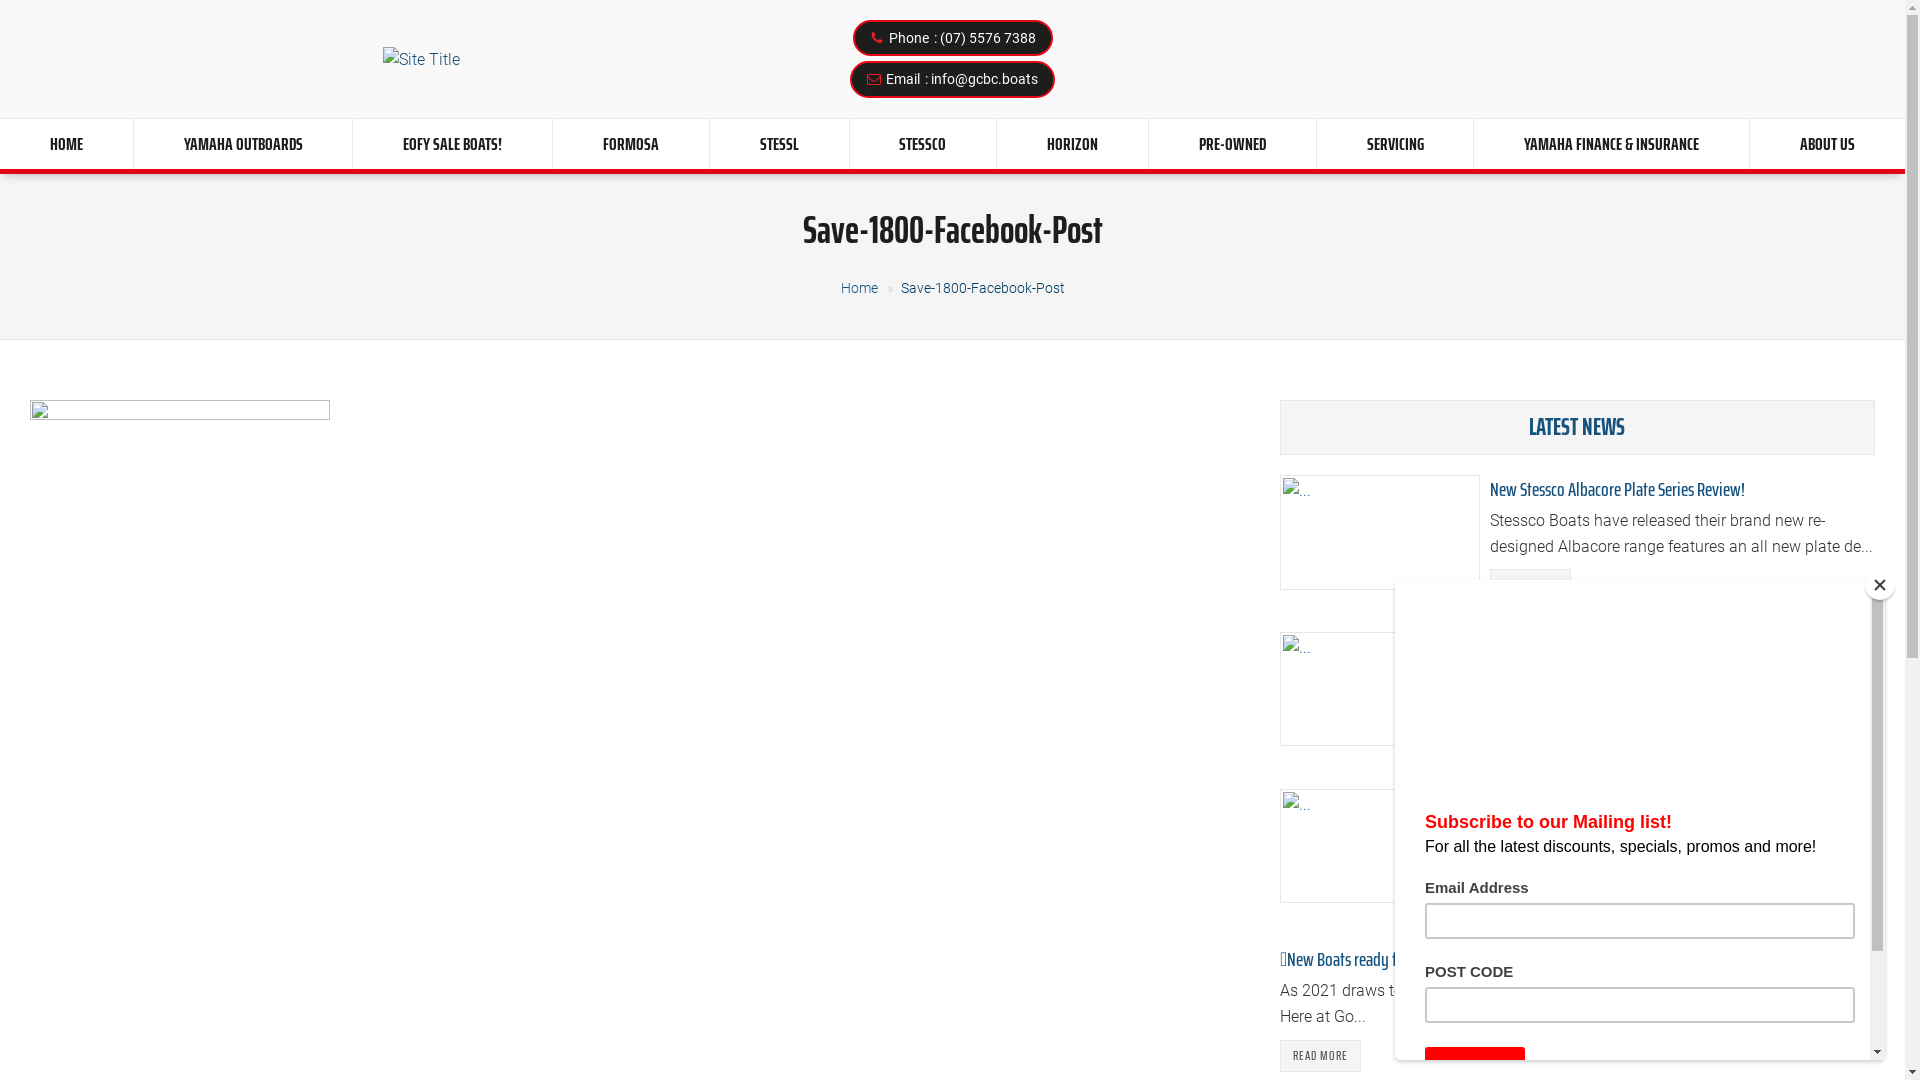 This screenshot has width=1920, height=1080. Describe the element at coordinates (778, 142) in the screenshot. I see `'STESSL'` at that location.